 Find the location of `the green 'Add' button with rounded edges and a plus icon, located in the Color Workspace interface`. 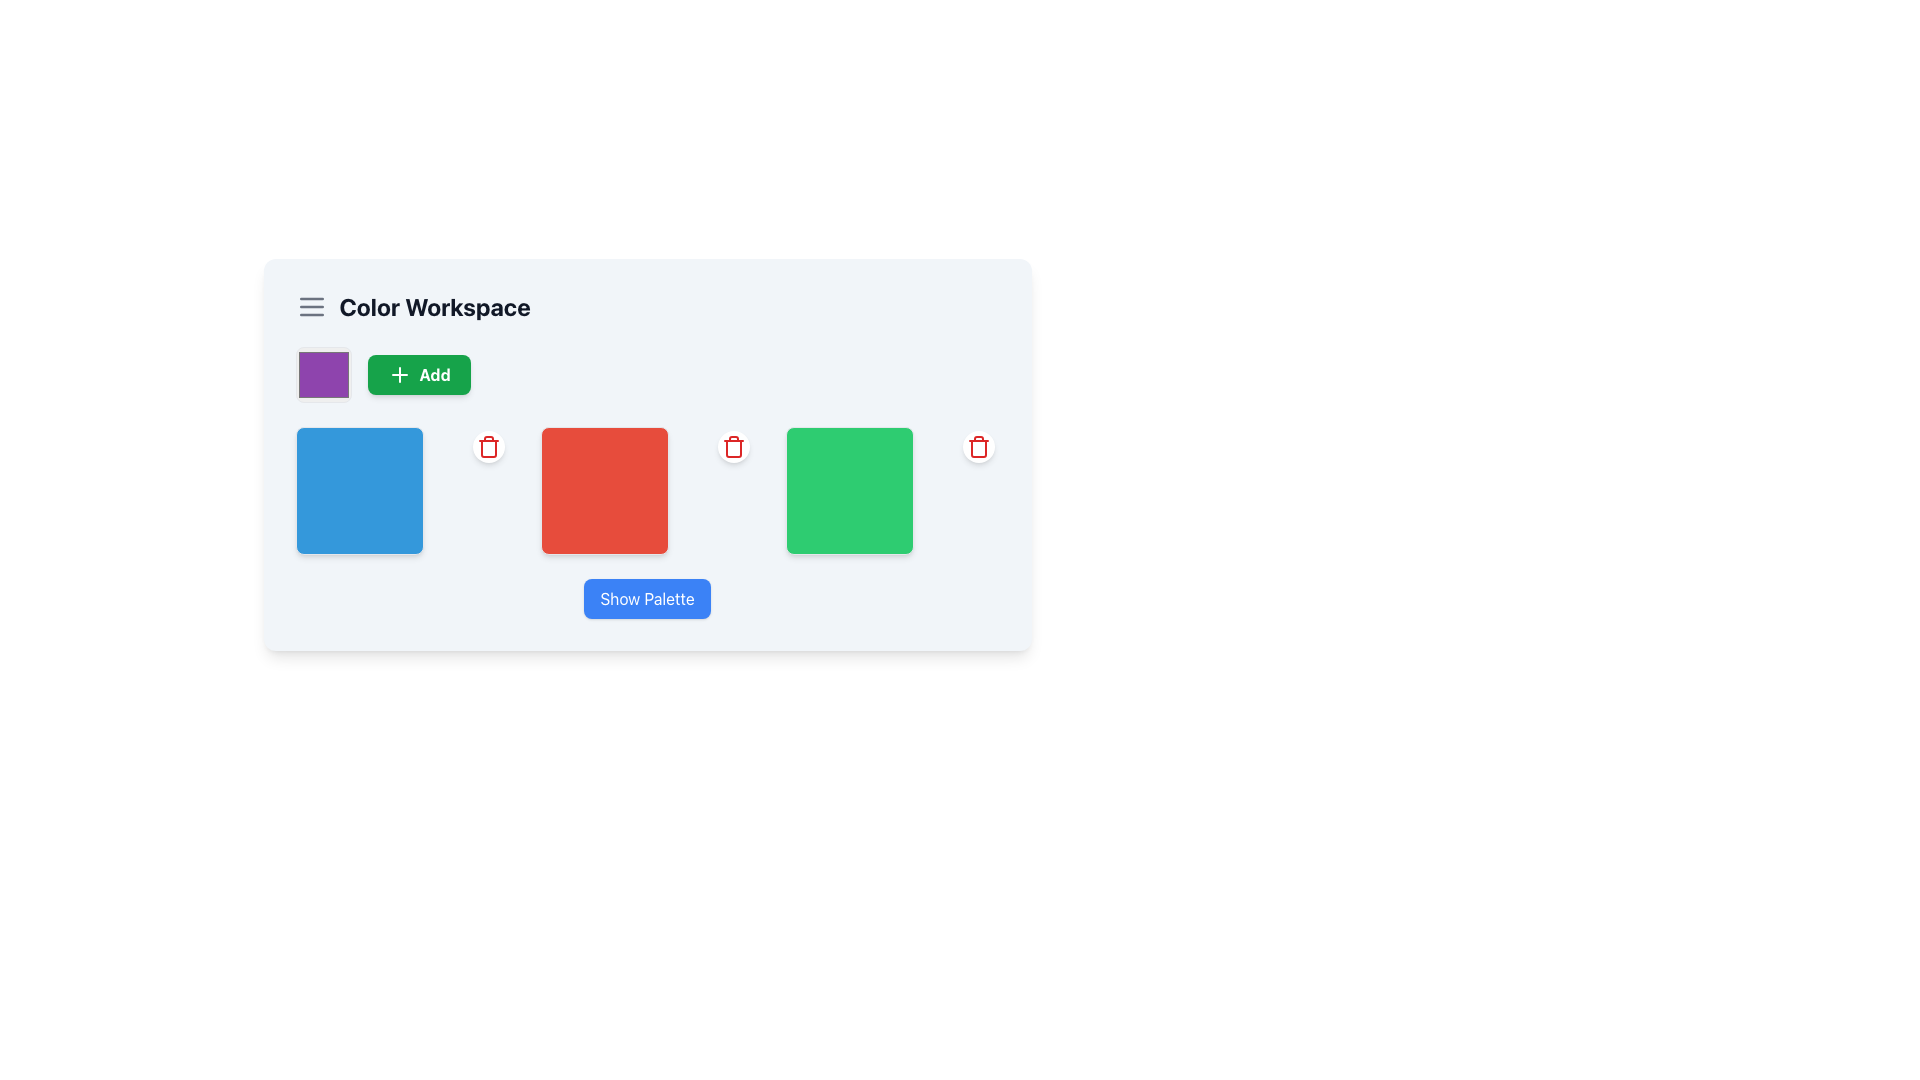

the green 'Add' button with rounded edges and a plus icon, located in the Color Workspace interface is located at coordinates (418, 374).